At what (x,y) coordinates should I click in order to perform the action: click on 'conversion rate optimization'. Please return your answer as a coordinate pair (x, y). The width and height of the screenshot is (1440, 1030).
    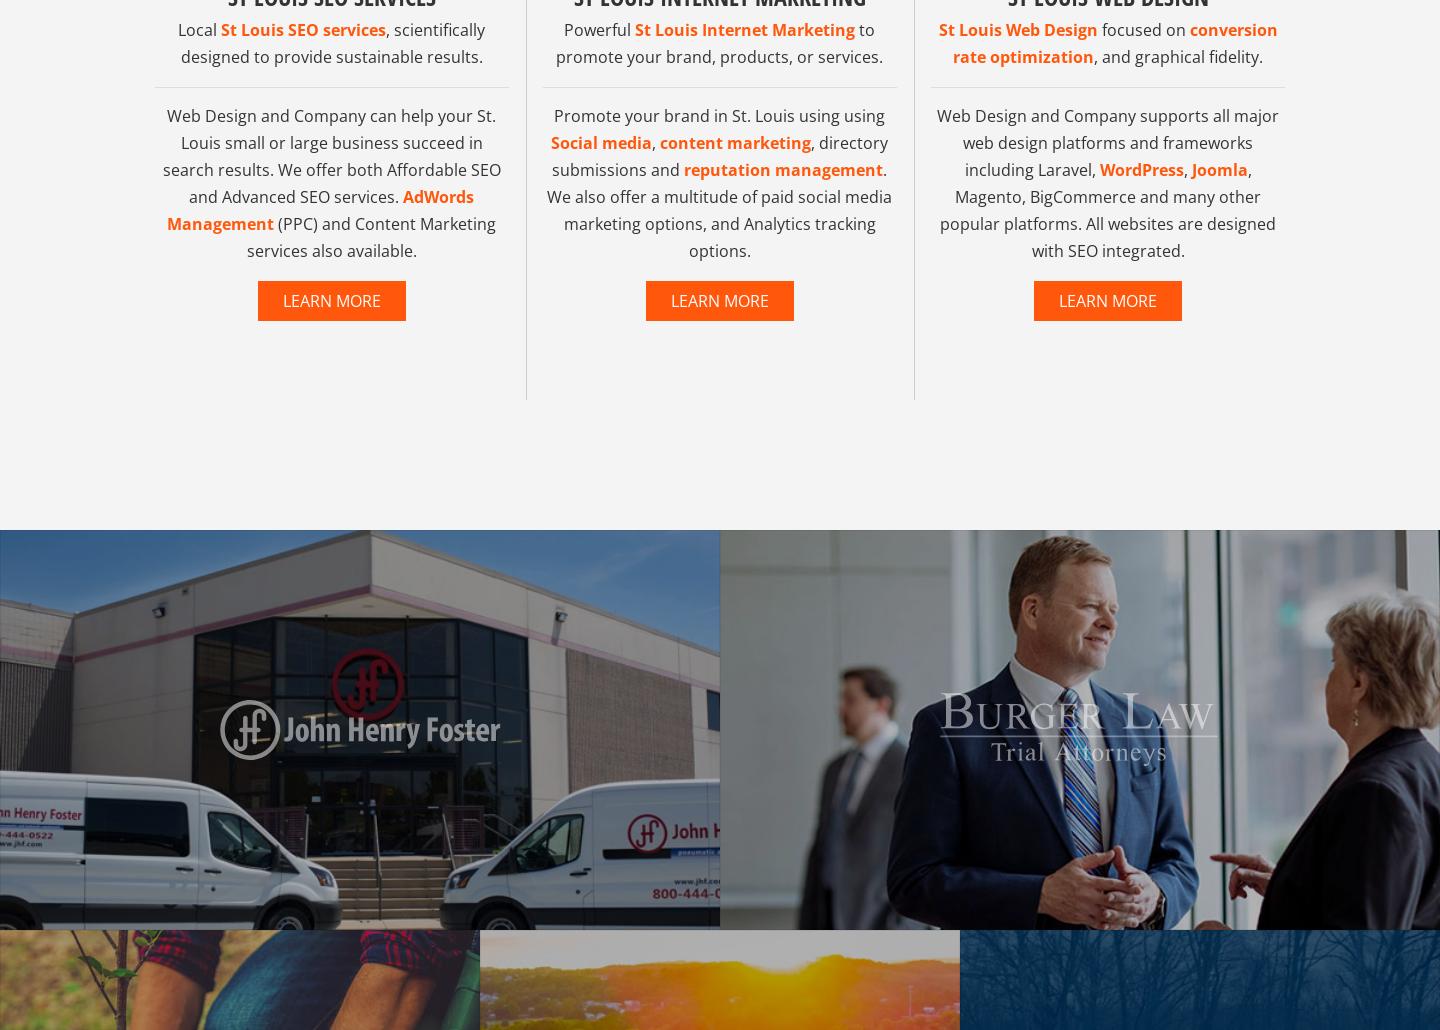
    Looking at the image, I should click on (1088, 93).